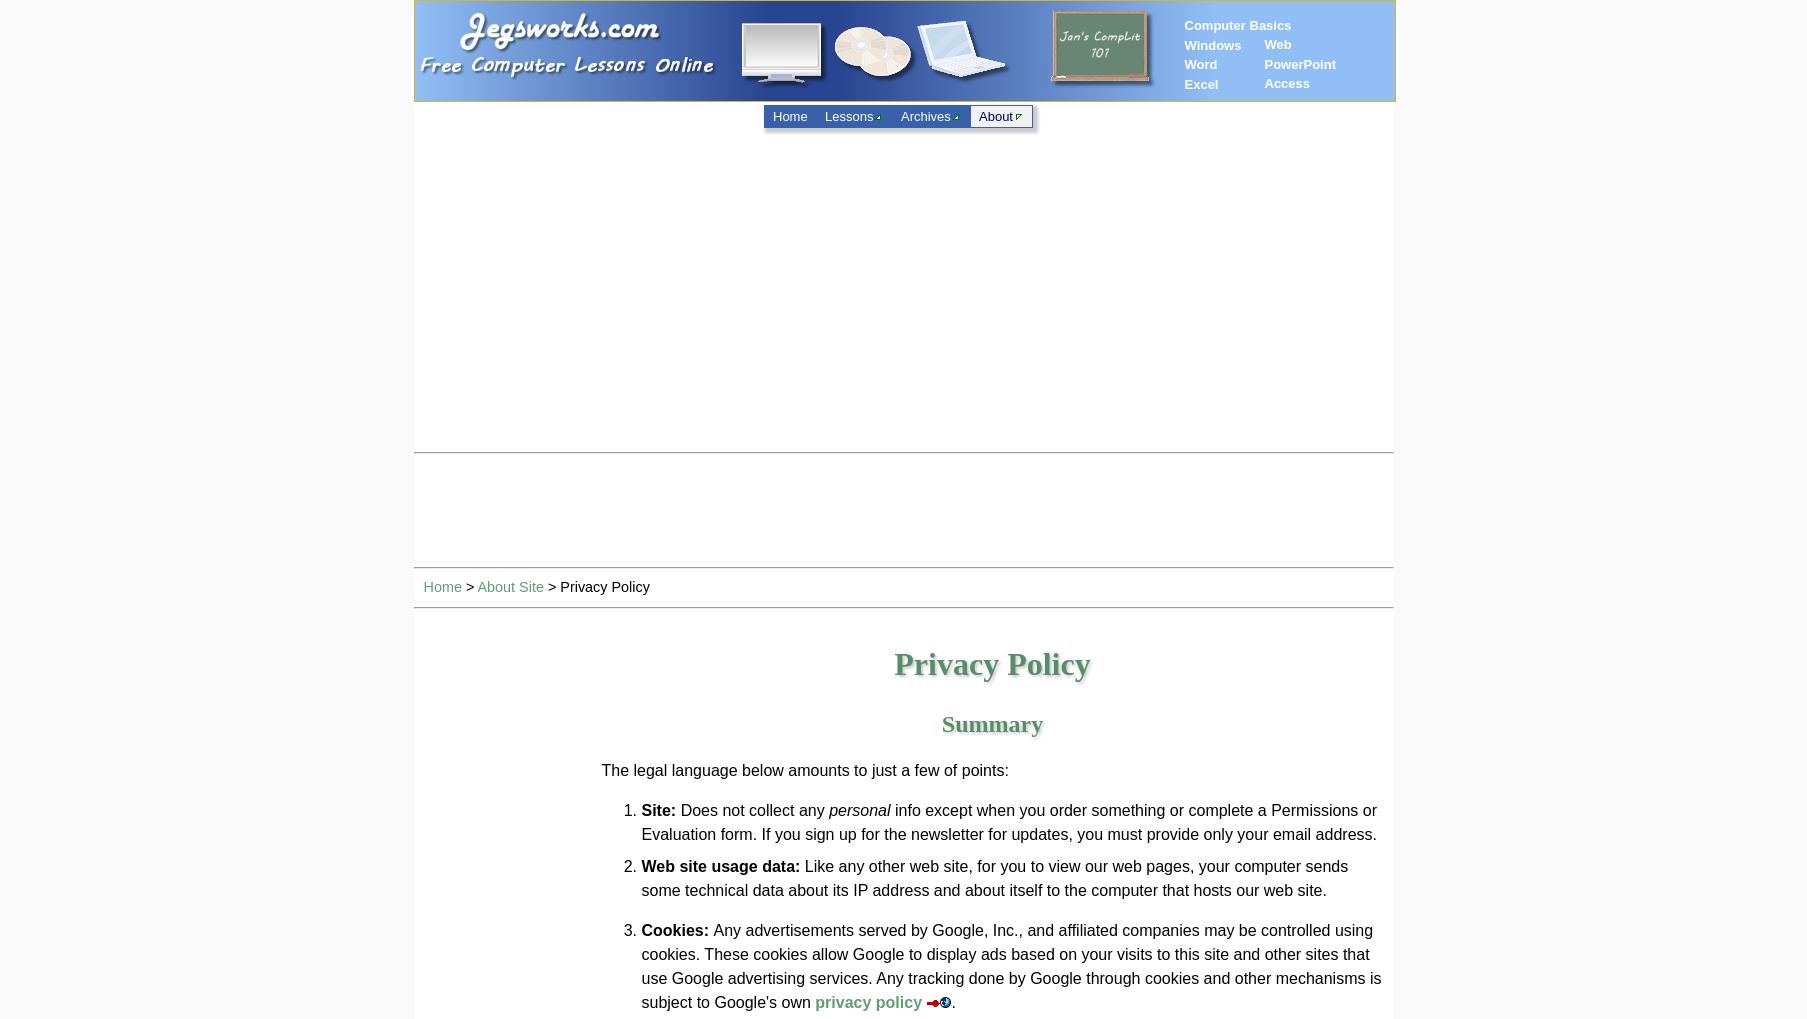  I want to click on 'Summary', so click(992, 723).